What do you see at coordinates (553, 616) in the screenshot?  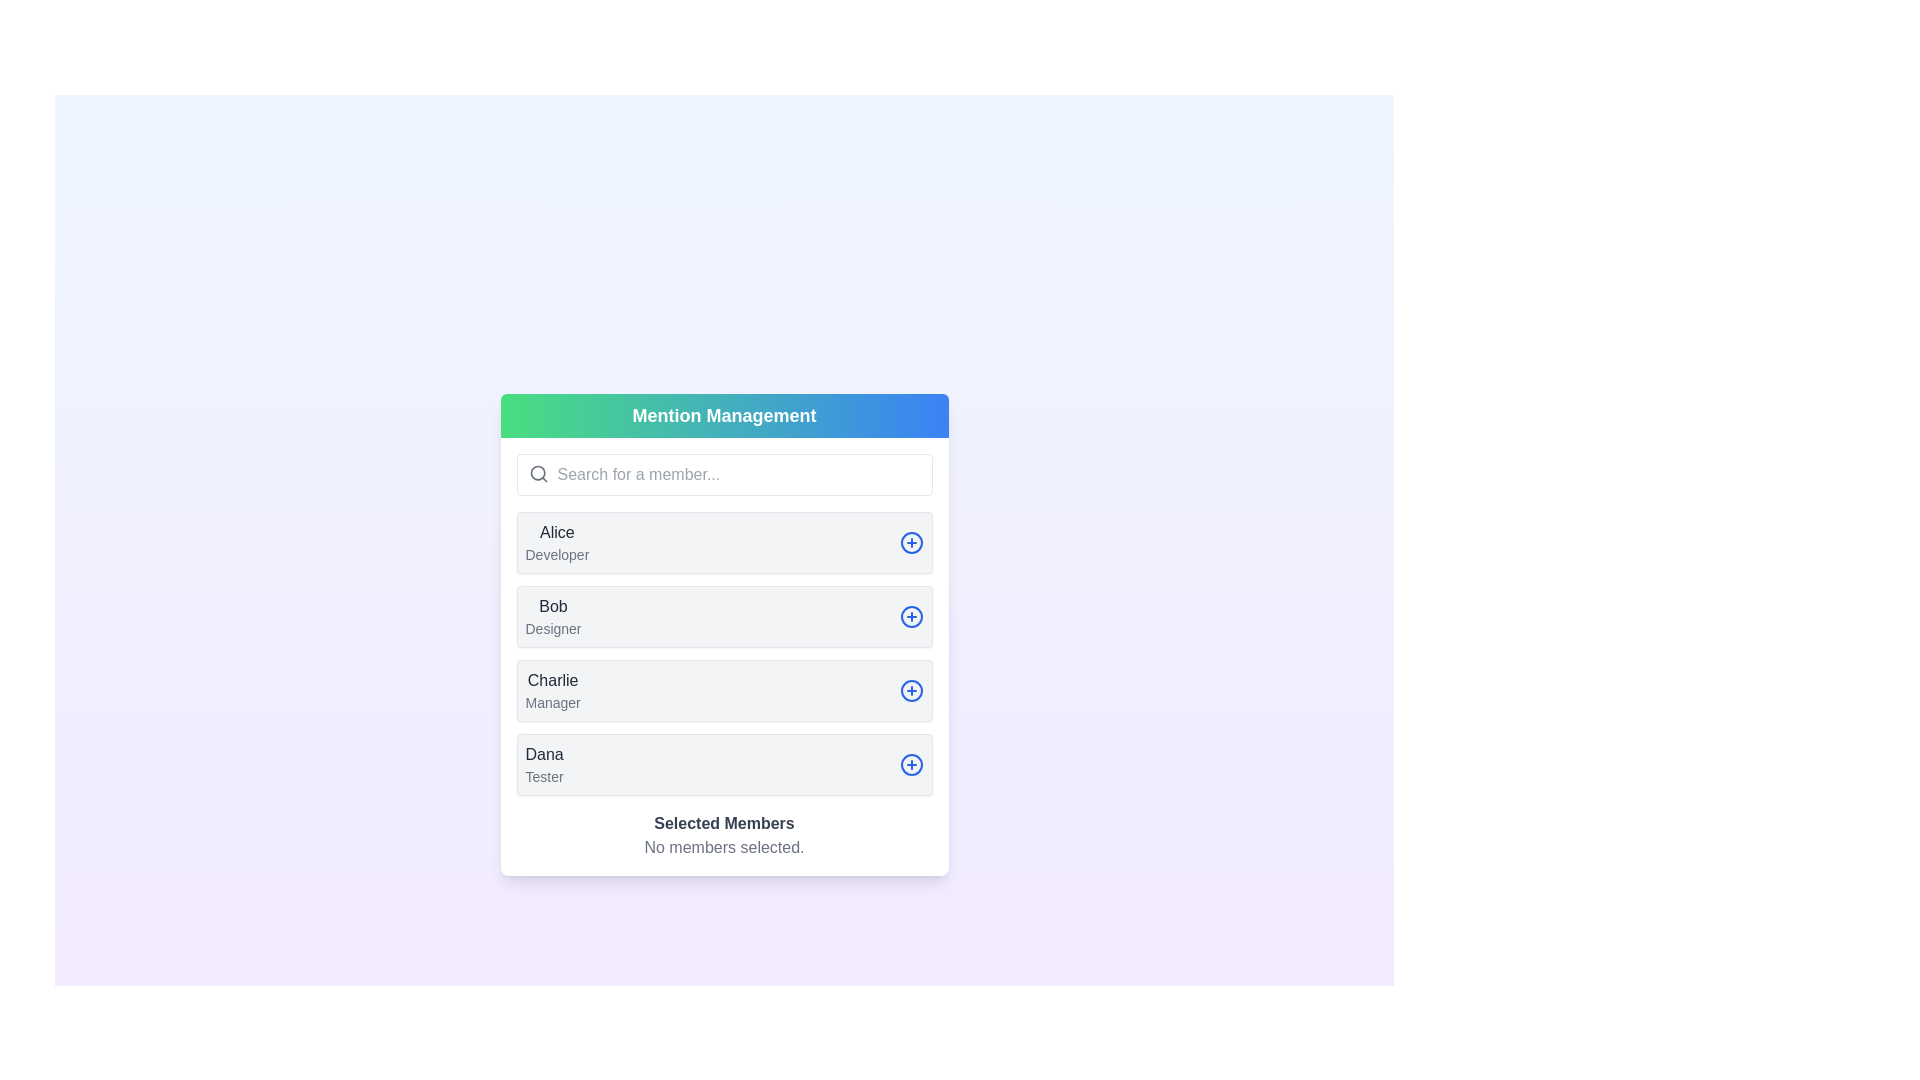 I see `the static text display representing the second user entry in the member list, located below the 'Alice' item` at bounding box center [553, 616].